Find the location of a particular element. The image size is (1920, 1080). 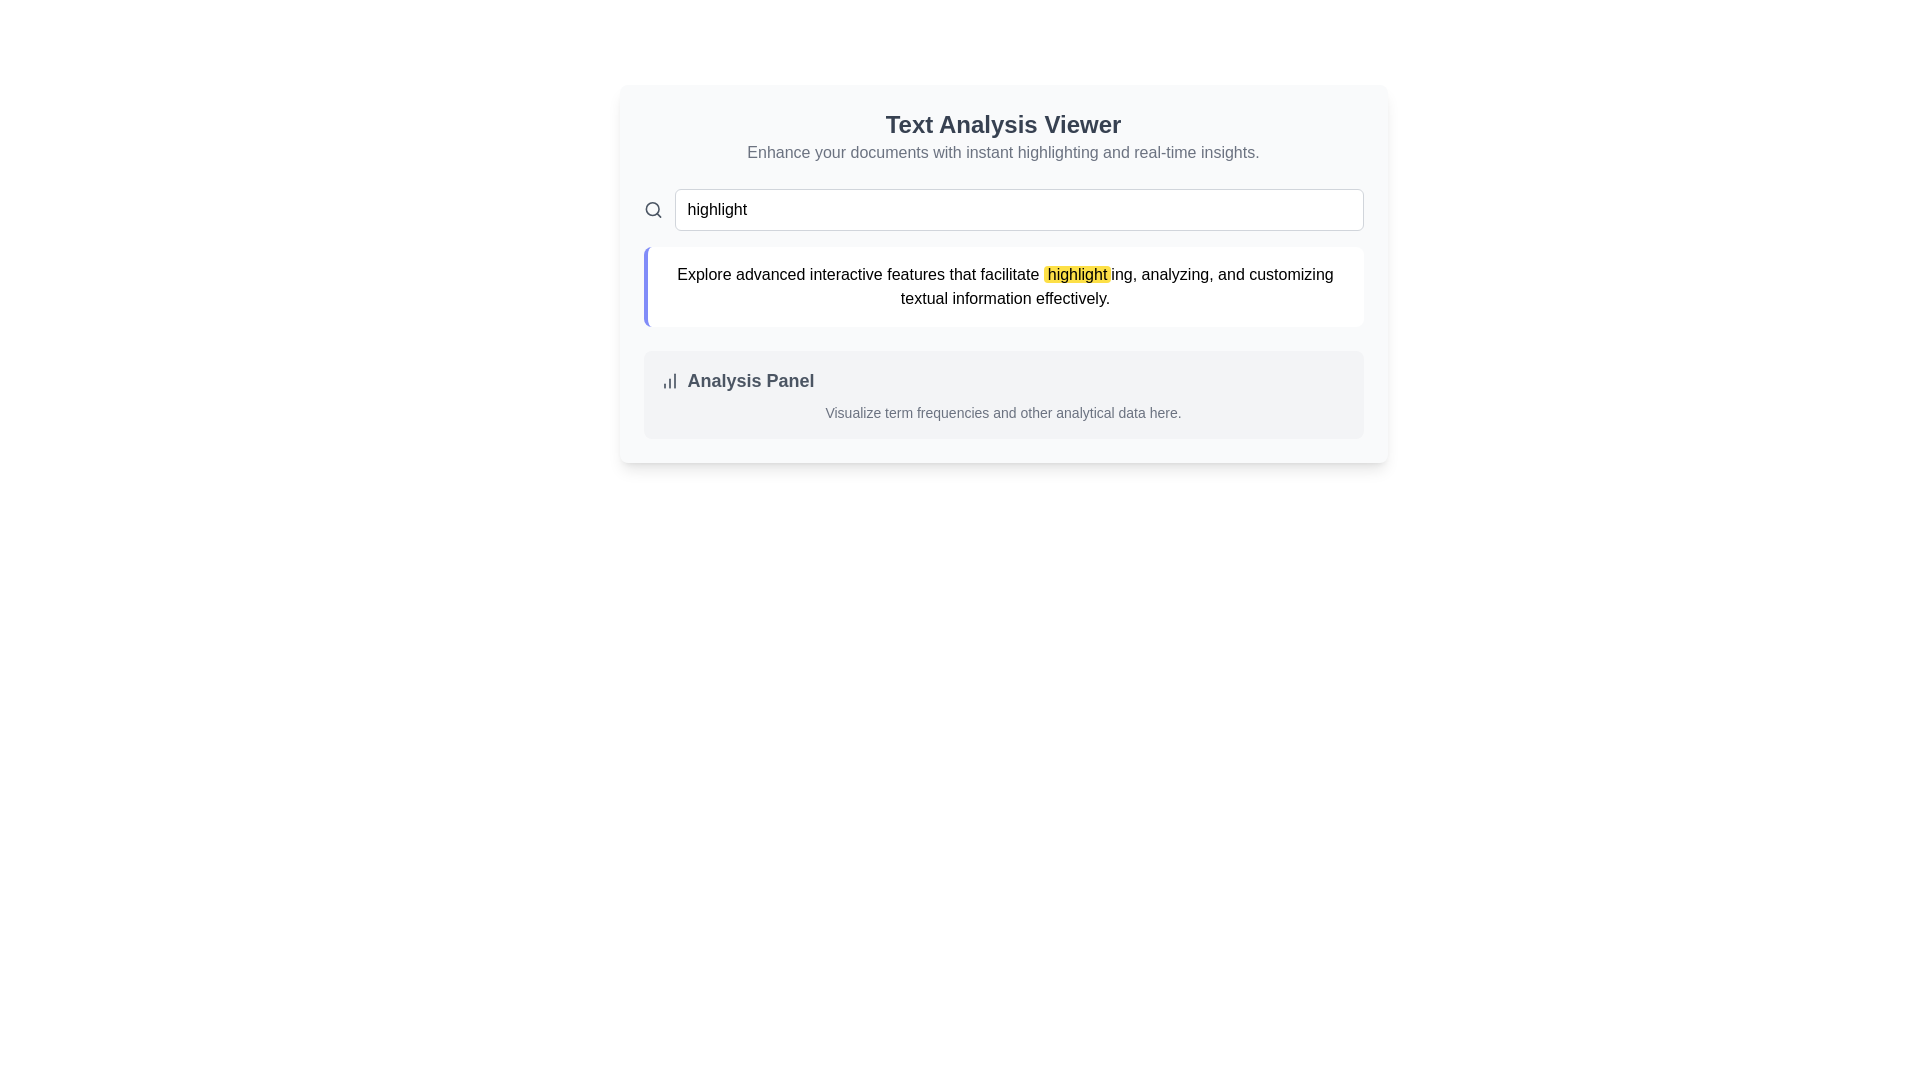

the subtitle text element located below the title in the 'Text Analysis Viewer' section is located at coordinates (1003, 152).